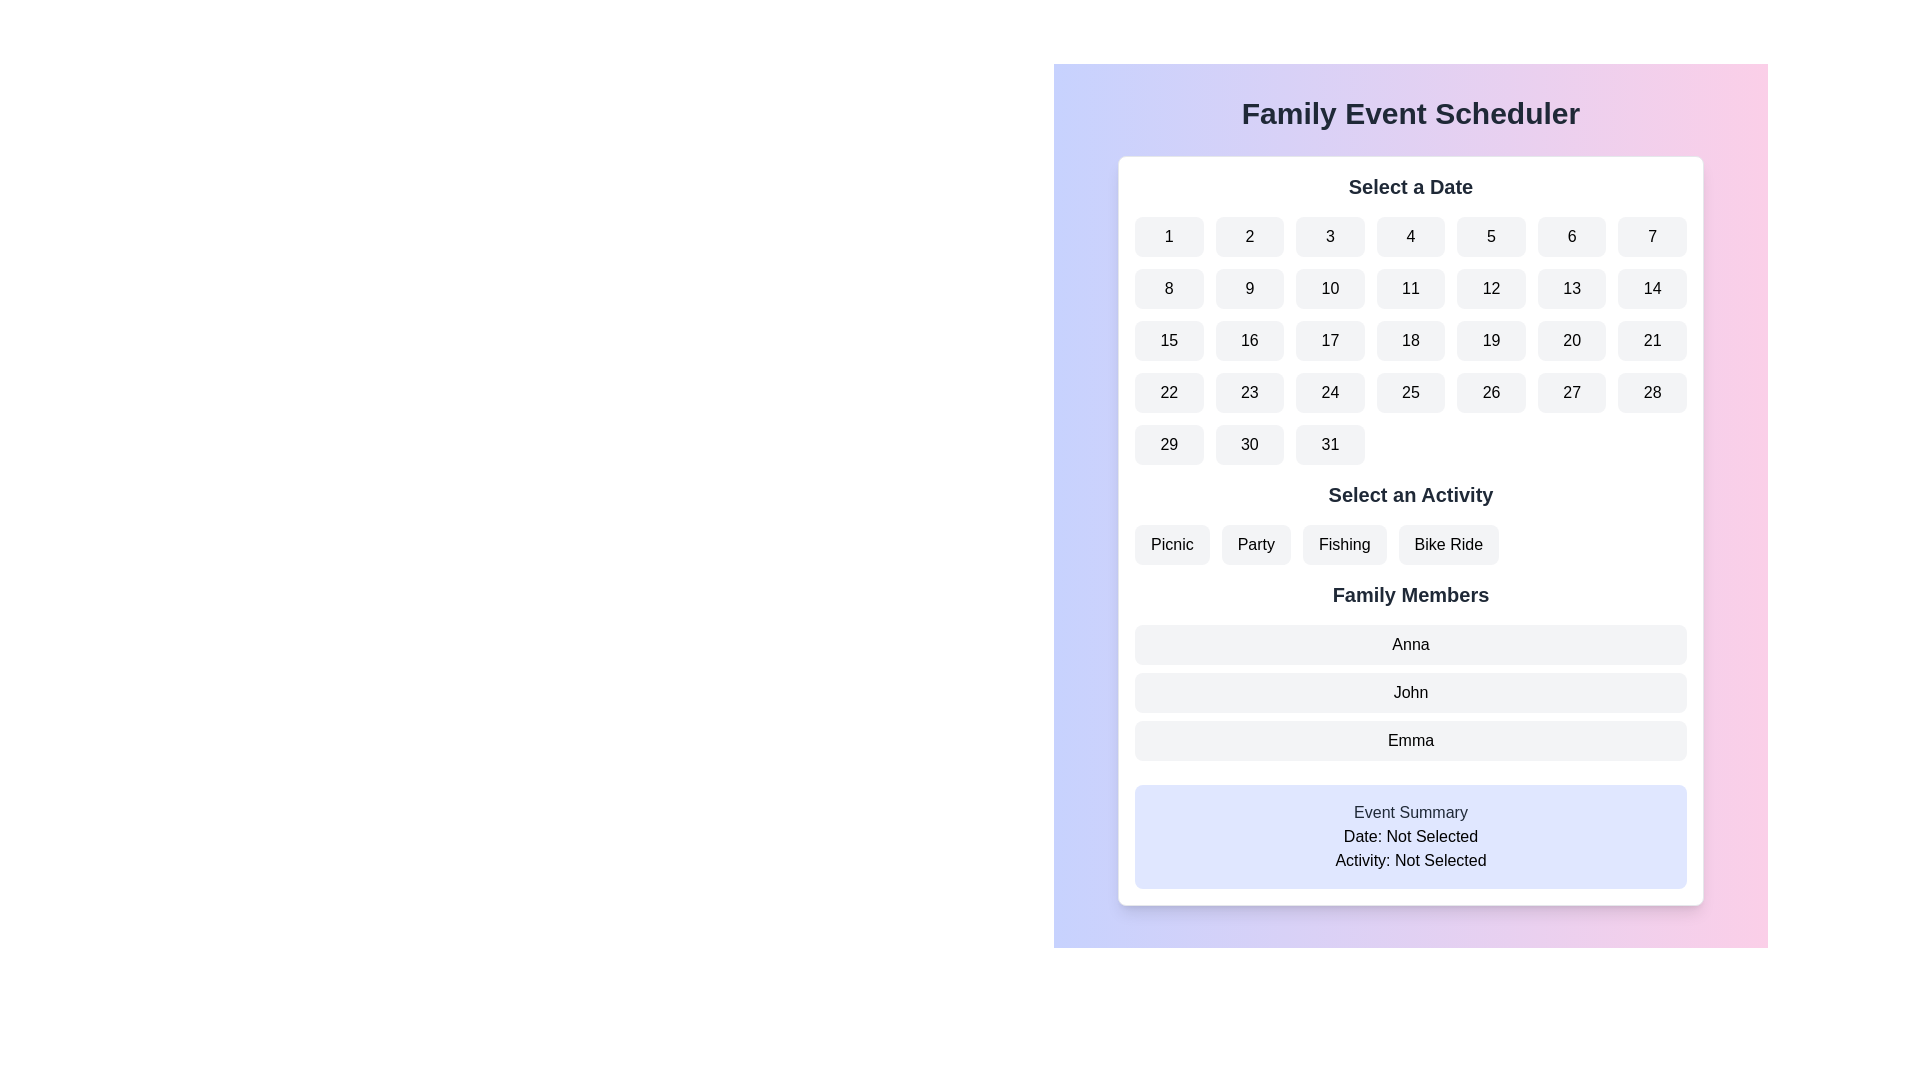  What do you see at coordinates (1410, 289) in the screenshot?
I see `the day selection button for day '11' in the date picker located in the second row and fourth column of the grid within the 'Select a Date' section` at bounding box center [1410, 289].